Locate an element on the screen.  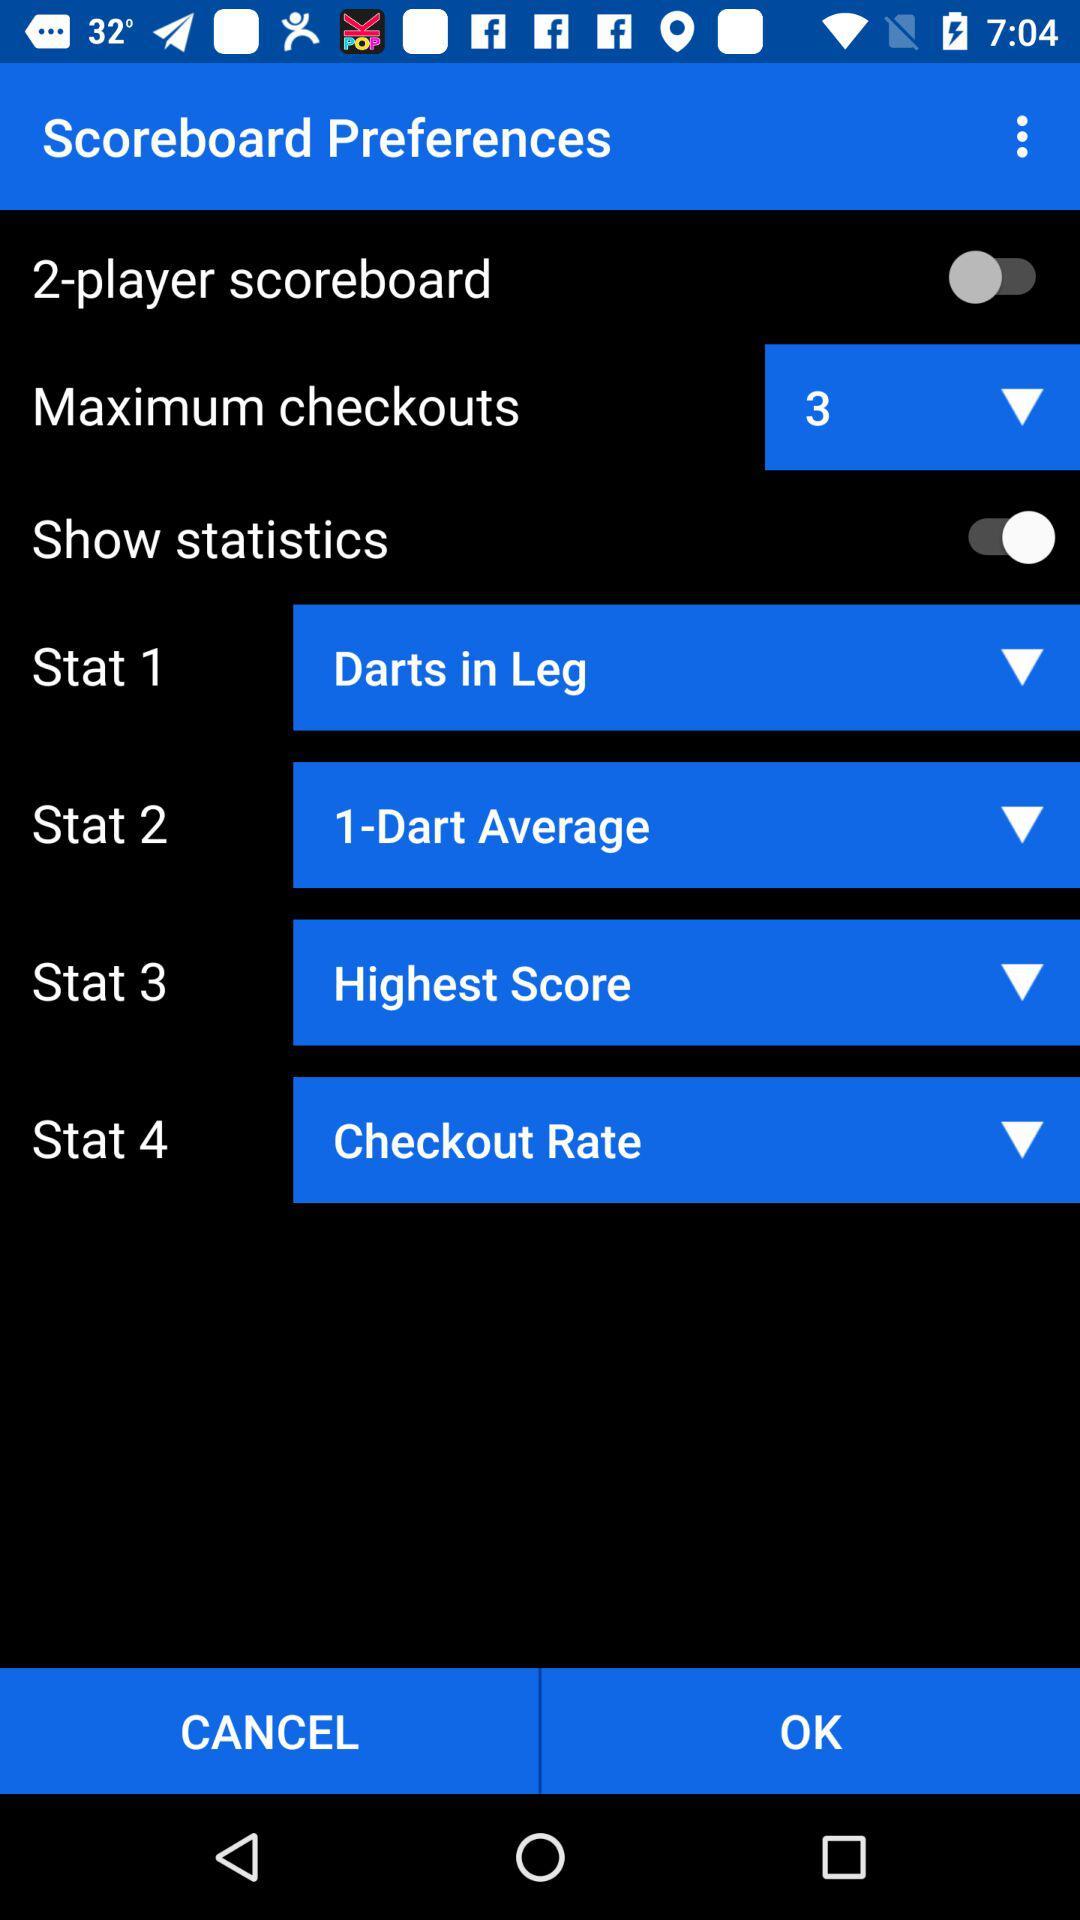
the button to the left of ok button is located at coordinates (268, 1730).